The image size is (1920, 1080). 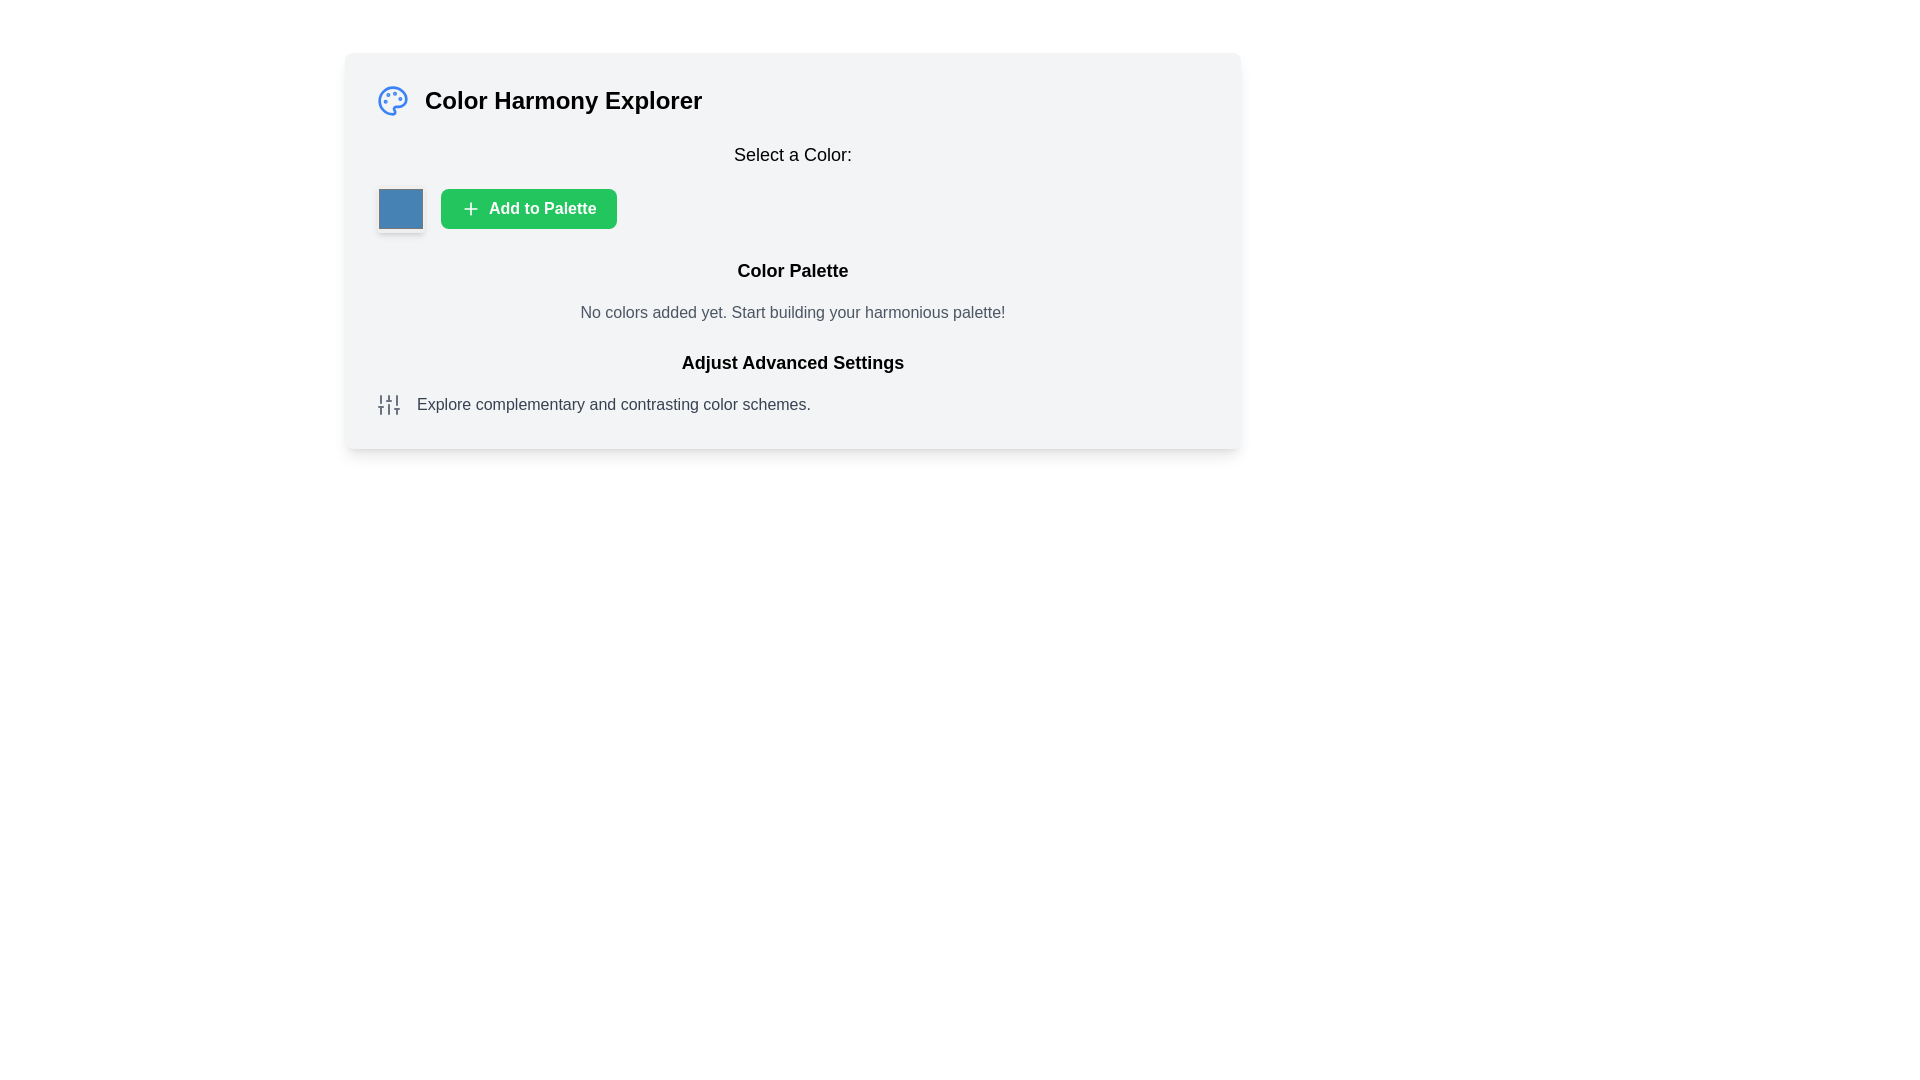 I want to click on the text content with an accompanying decorative icon located under the heading 'Adjust Advanced Settings', which provides guidance on color schemes, so click(x=791, y=405).